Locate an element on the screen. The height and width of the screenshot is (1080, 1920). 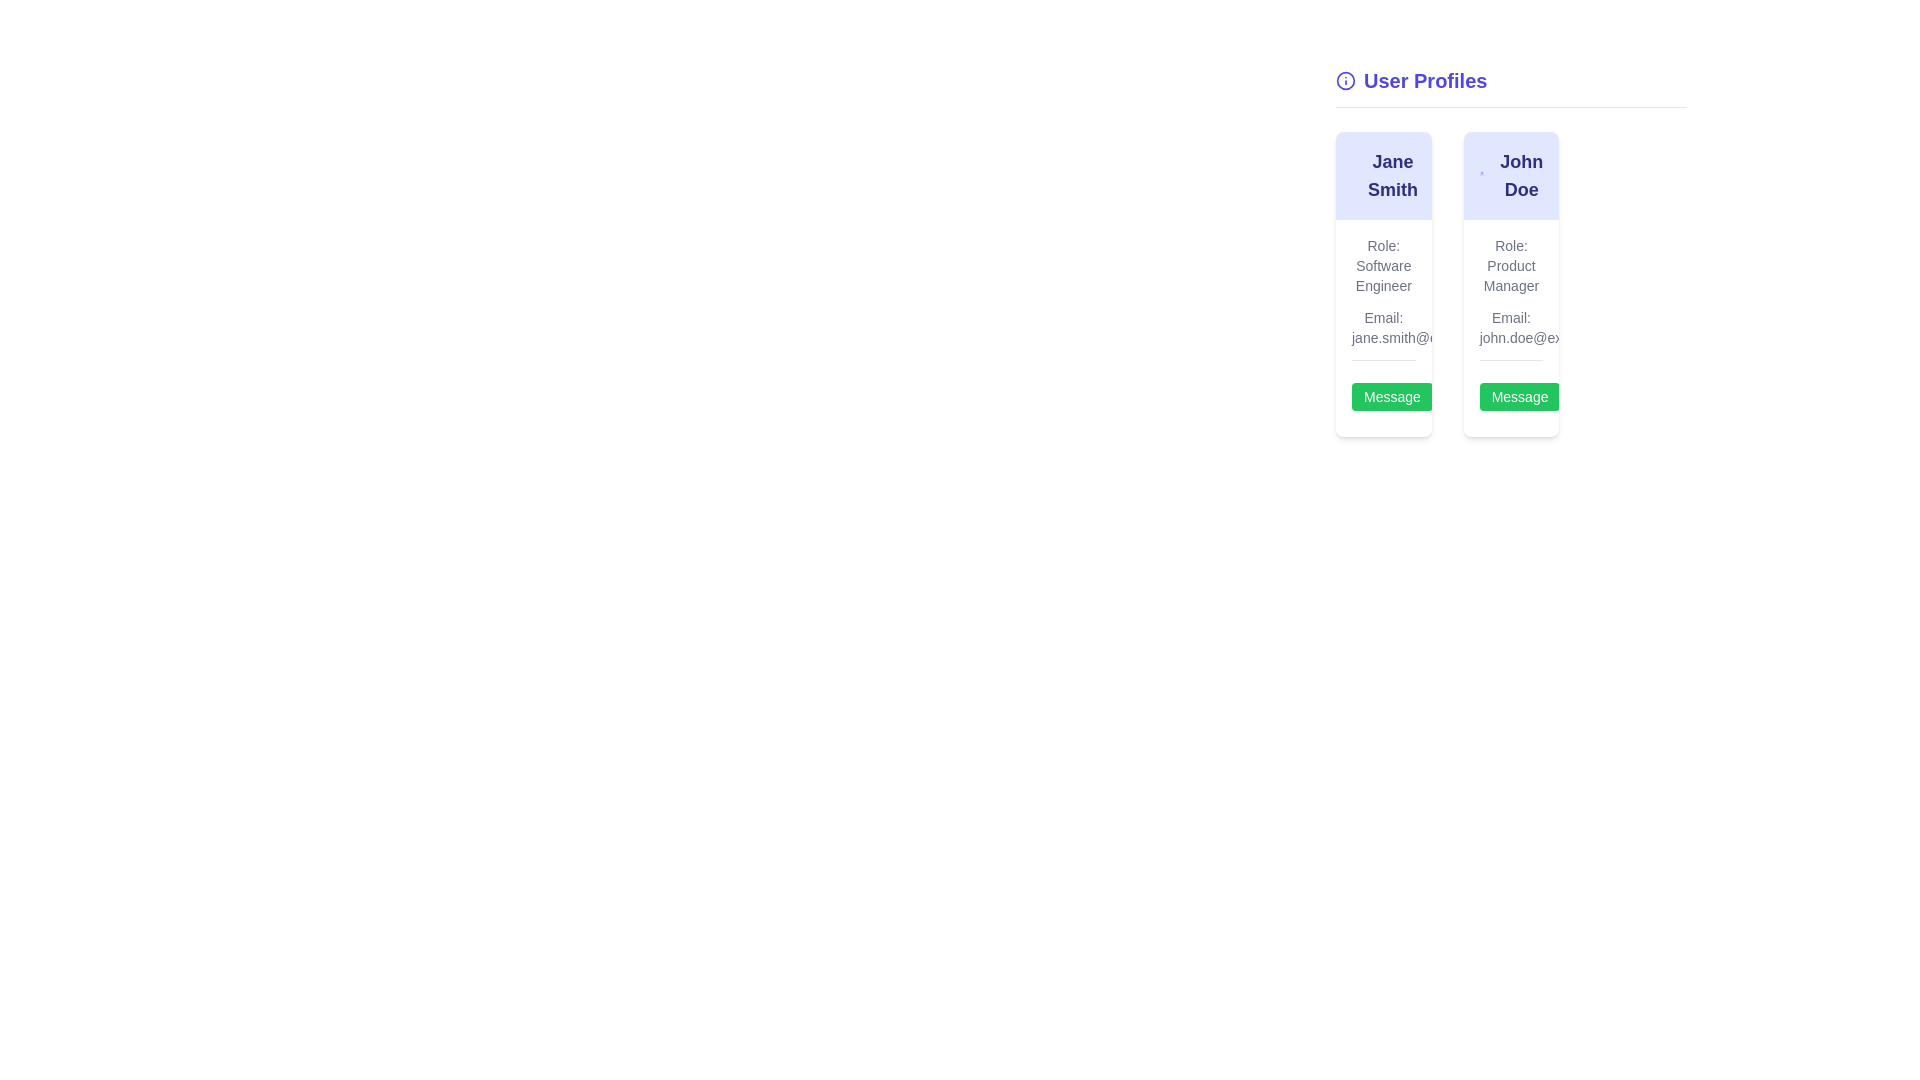
the non-interactive text label displaying the user's name located at the top of the profile card in the 'User Profiles' section is located at coordinates (1520, 175).